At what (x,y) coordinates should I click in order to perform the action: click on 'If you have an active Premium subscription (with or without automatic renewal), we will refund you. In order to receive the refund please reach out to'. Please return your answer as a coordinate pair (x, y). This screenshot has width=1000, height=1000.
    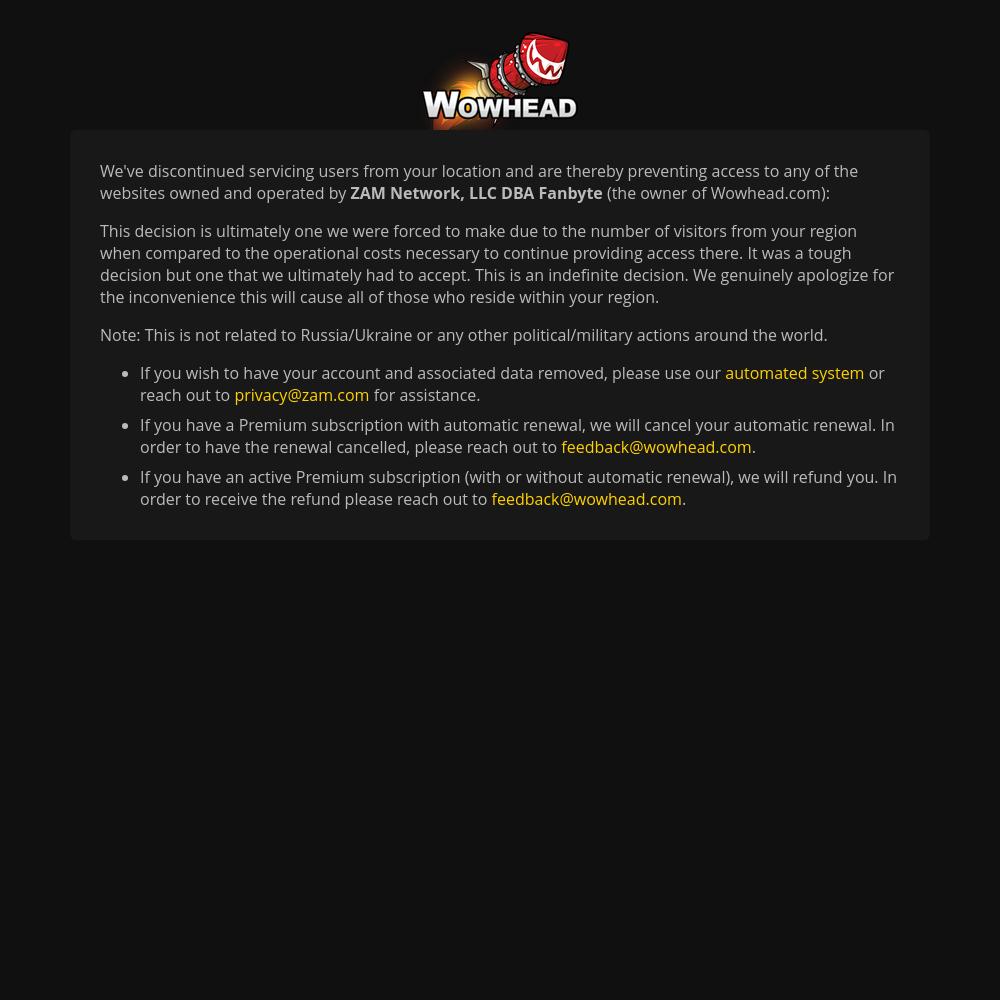
    Looking at the image, I should click on (518, 487).